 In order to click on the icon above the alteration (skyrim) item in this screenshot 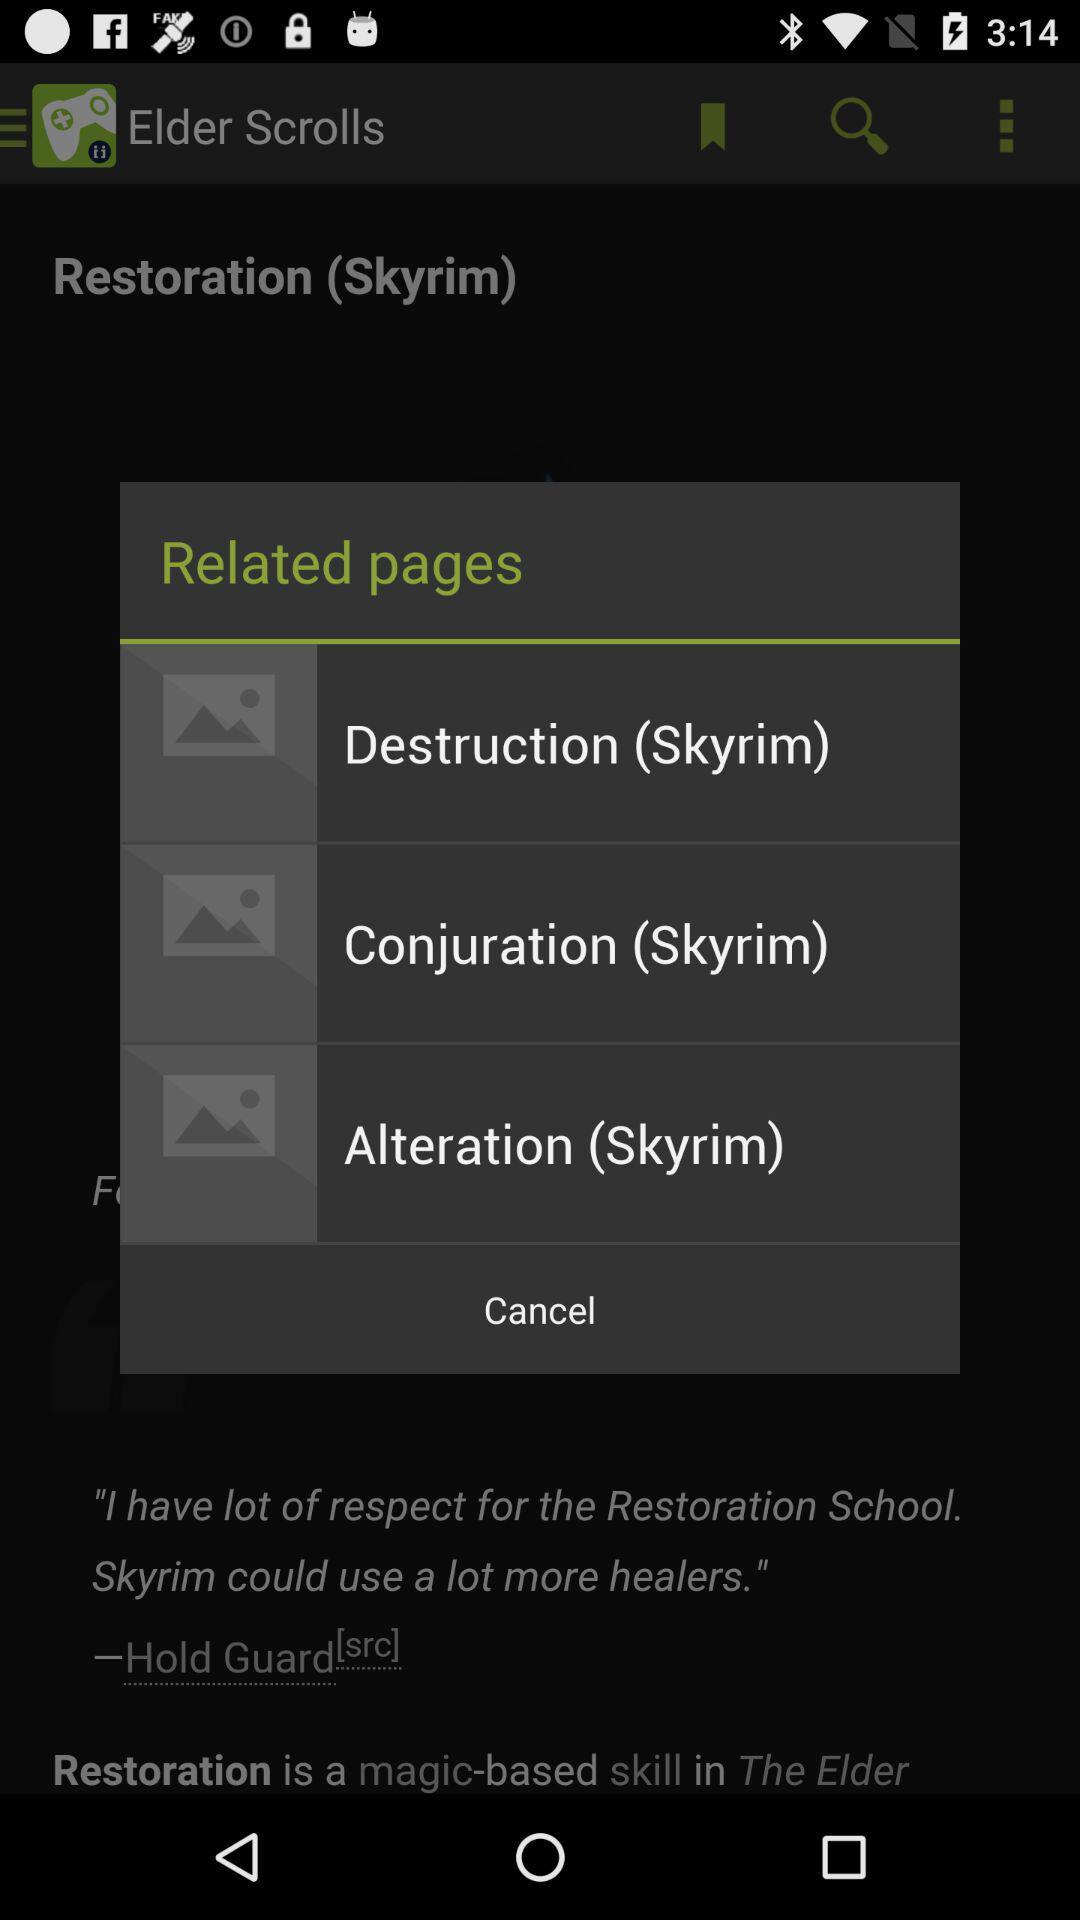, I will do `click(638, 942)`.